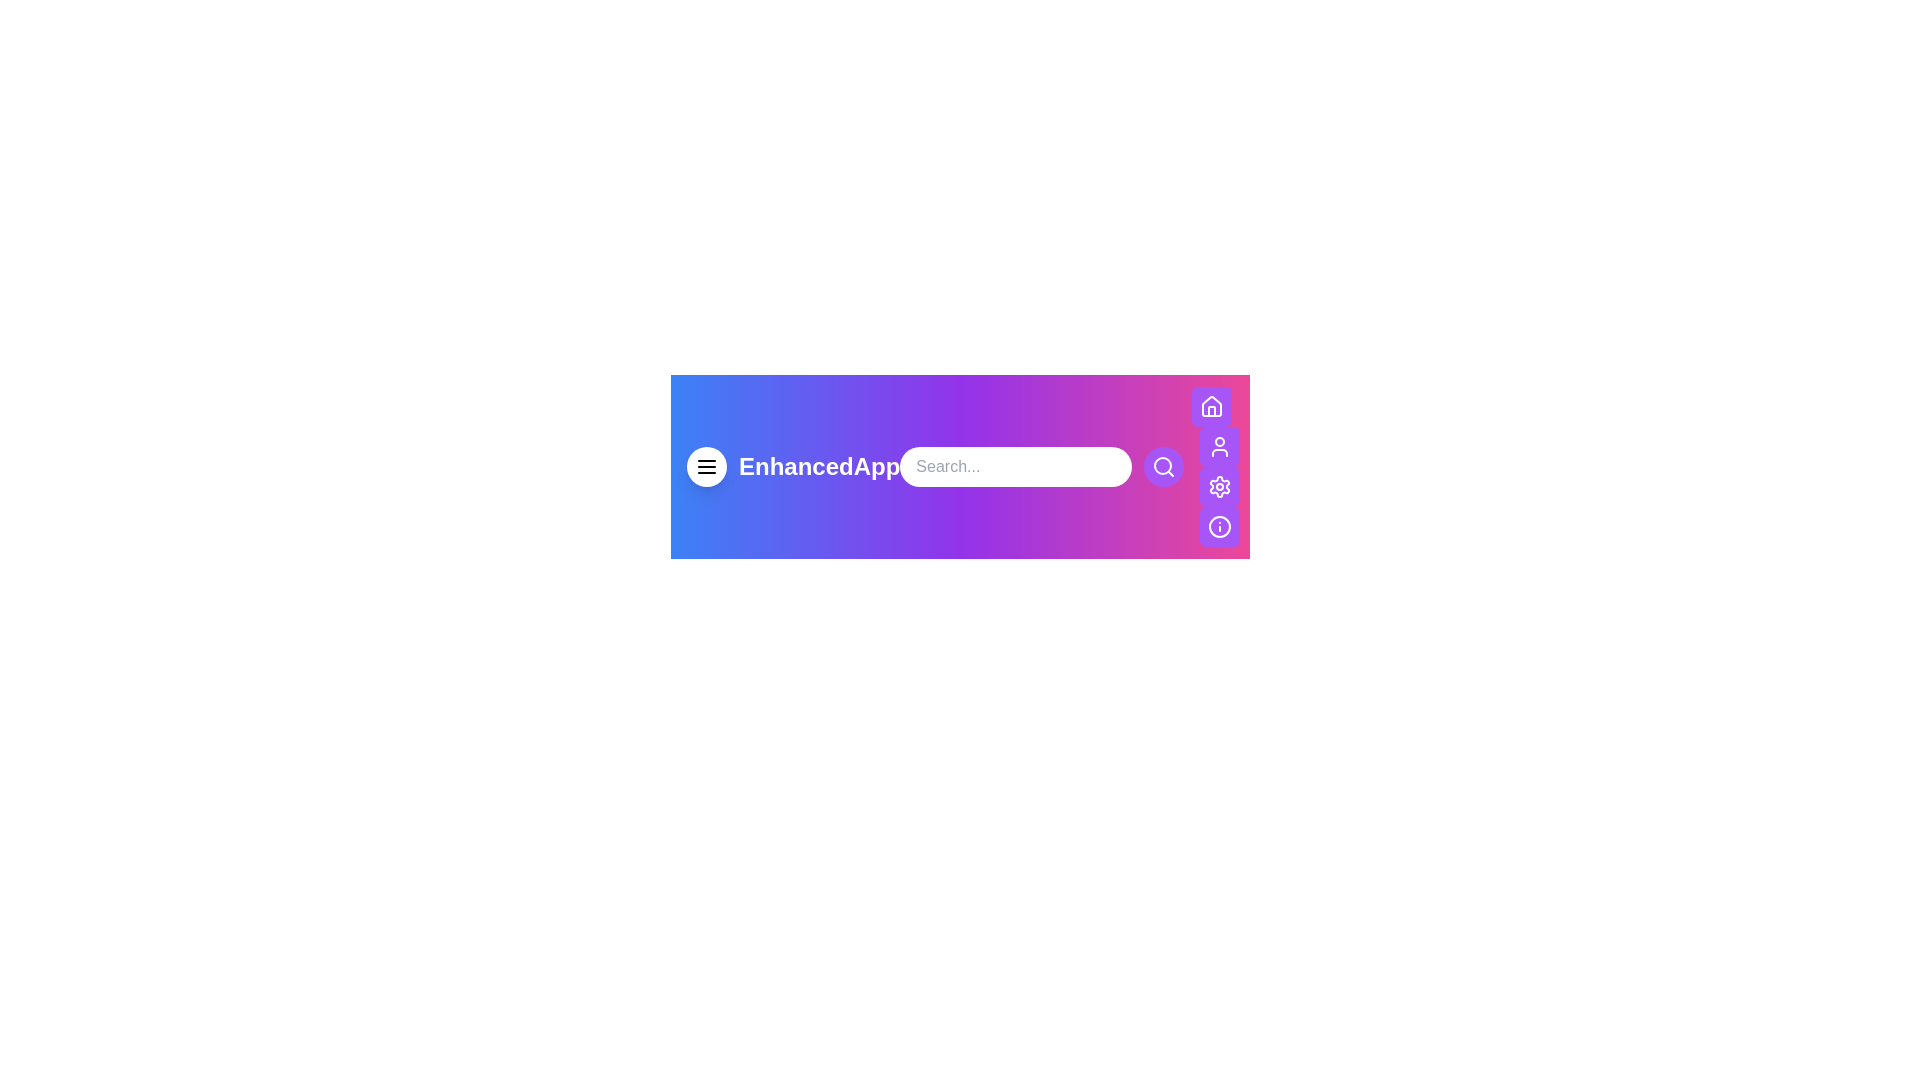 The image size is (1920, 1080). I want to click on the navigation button Home, so click(1211, 406).